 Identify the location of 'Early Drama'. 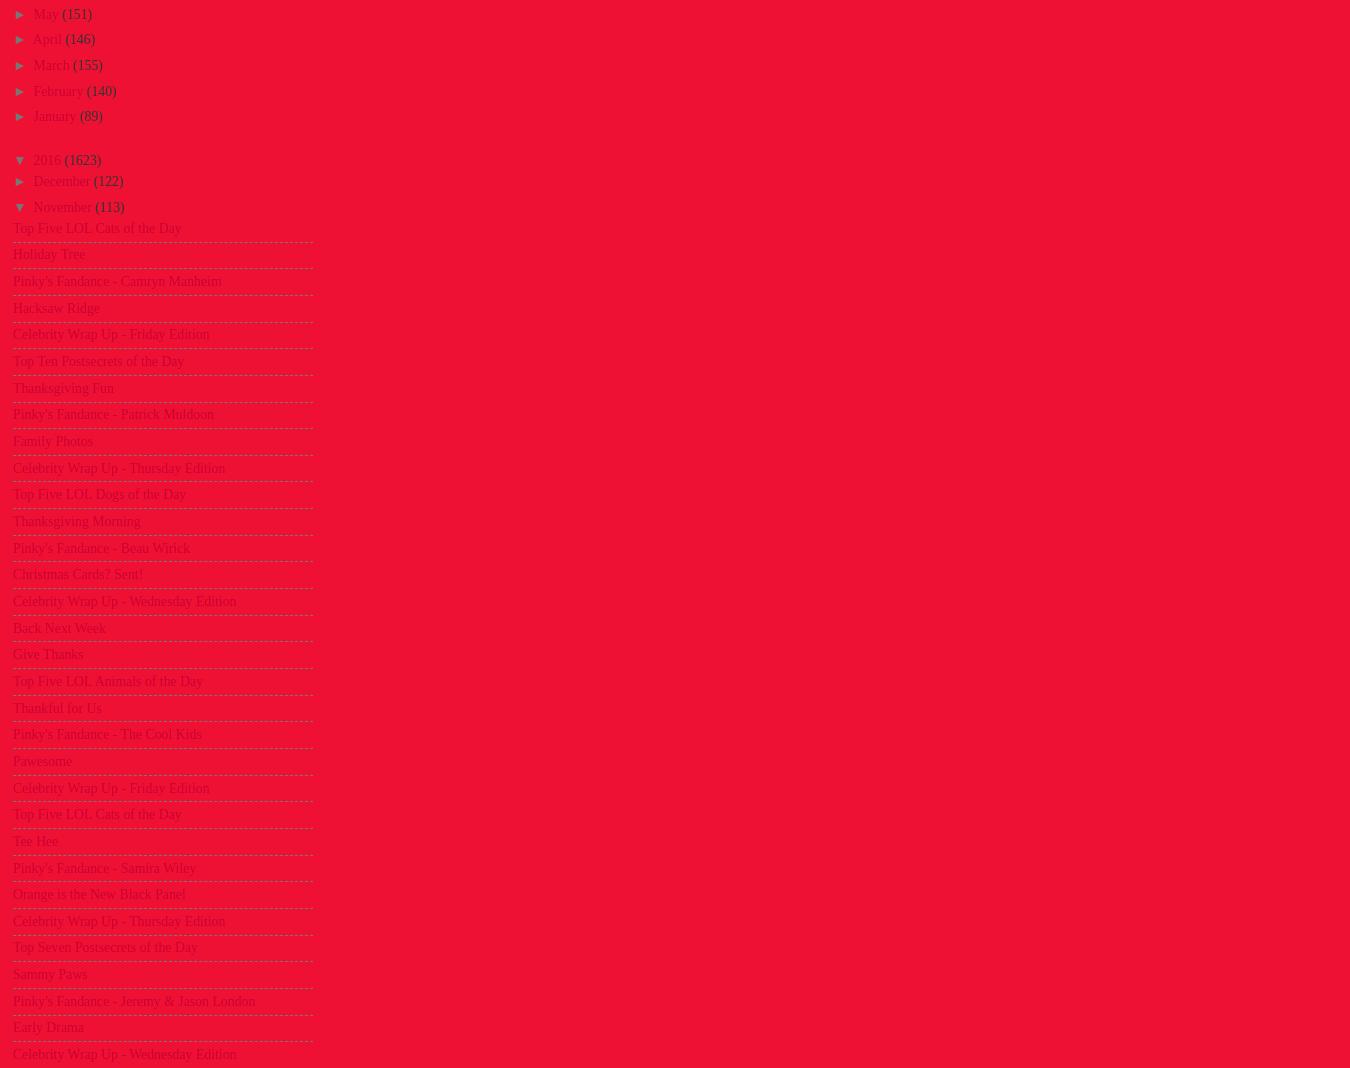
(47, 1027).